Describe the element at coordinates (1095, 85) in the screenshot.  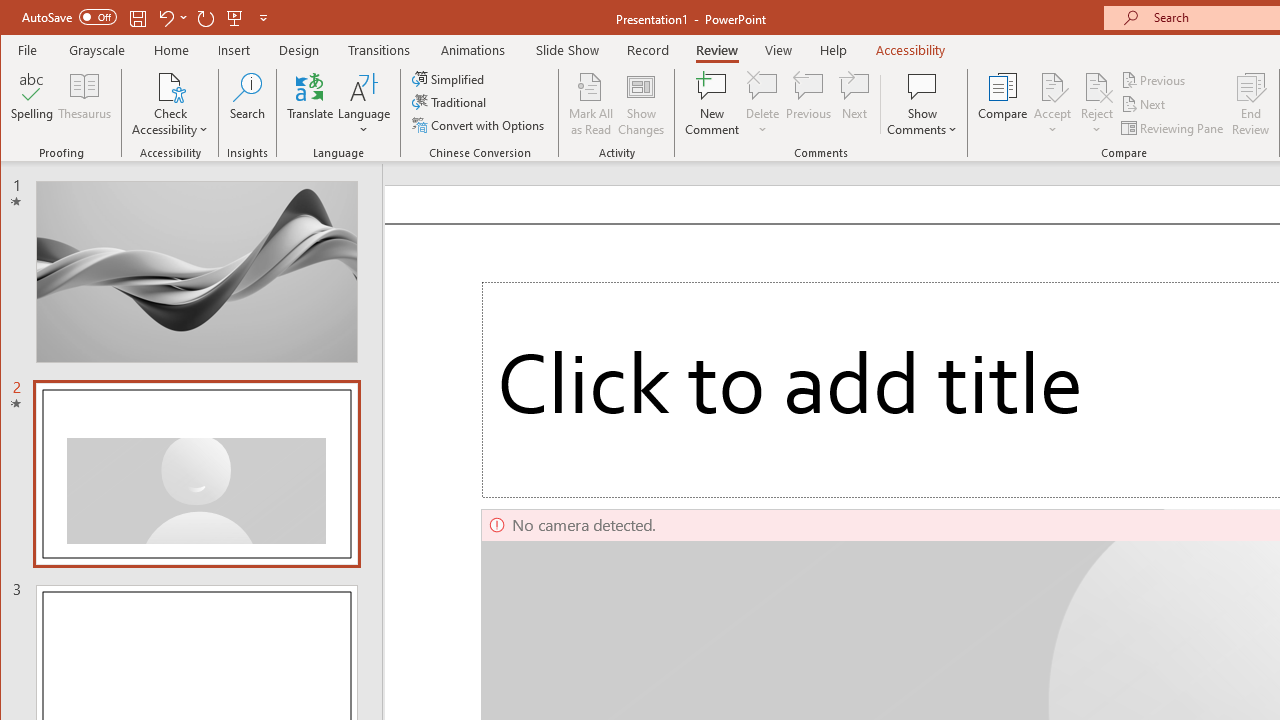
I see `'Reject Change'` at that location.